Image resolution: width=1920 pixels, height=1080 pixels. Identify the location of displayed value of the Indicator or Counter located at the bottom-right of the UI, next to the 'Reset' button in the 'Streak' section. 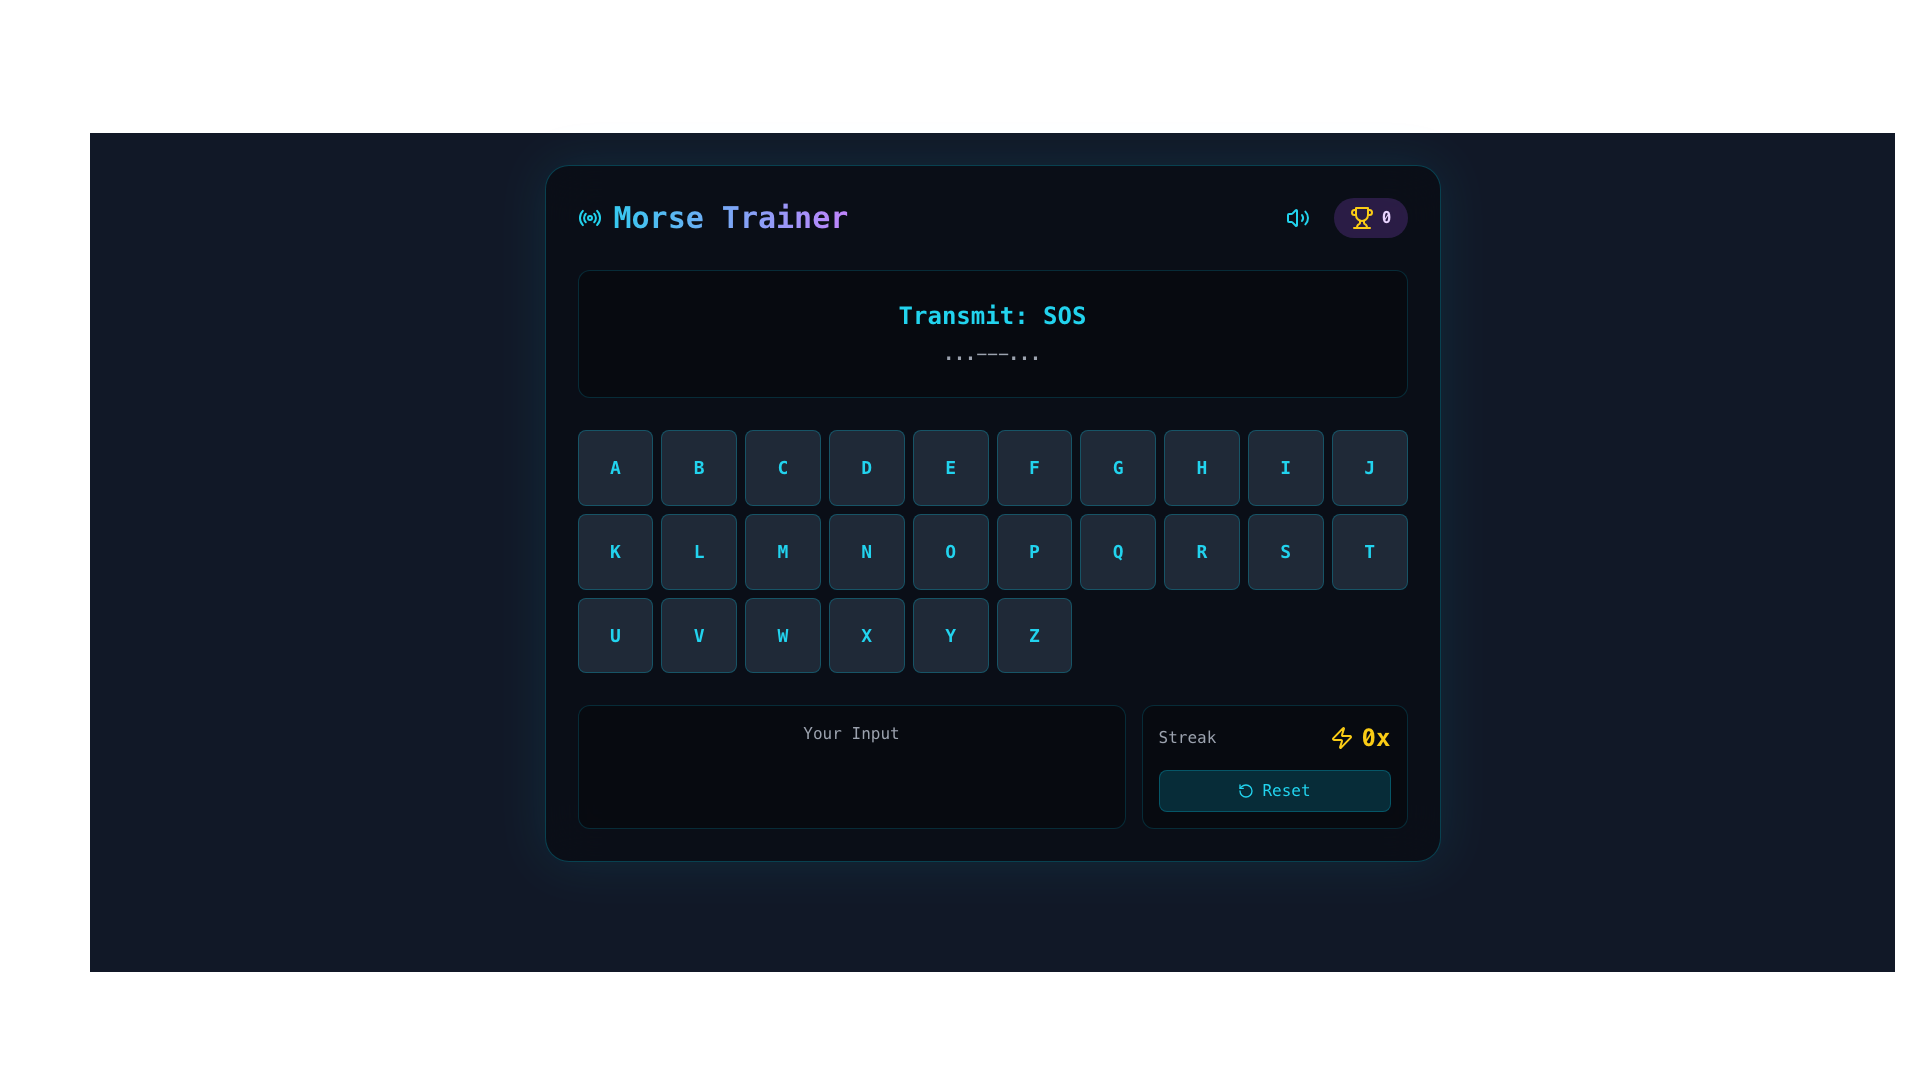
(1360, 738).